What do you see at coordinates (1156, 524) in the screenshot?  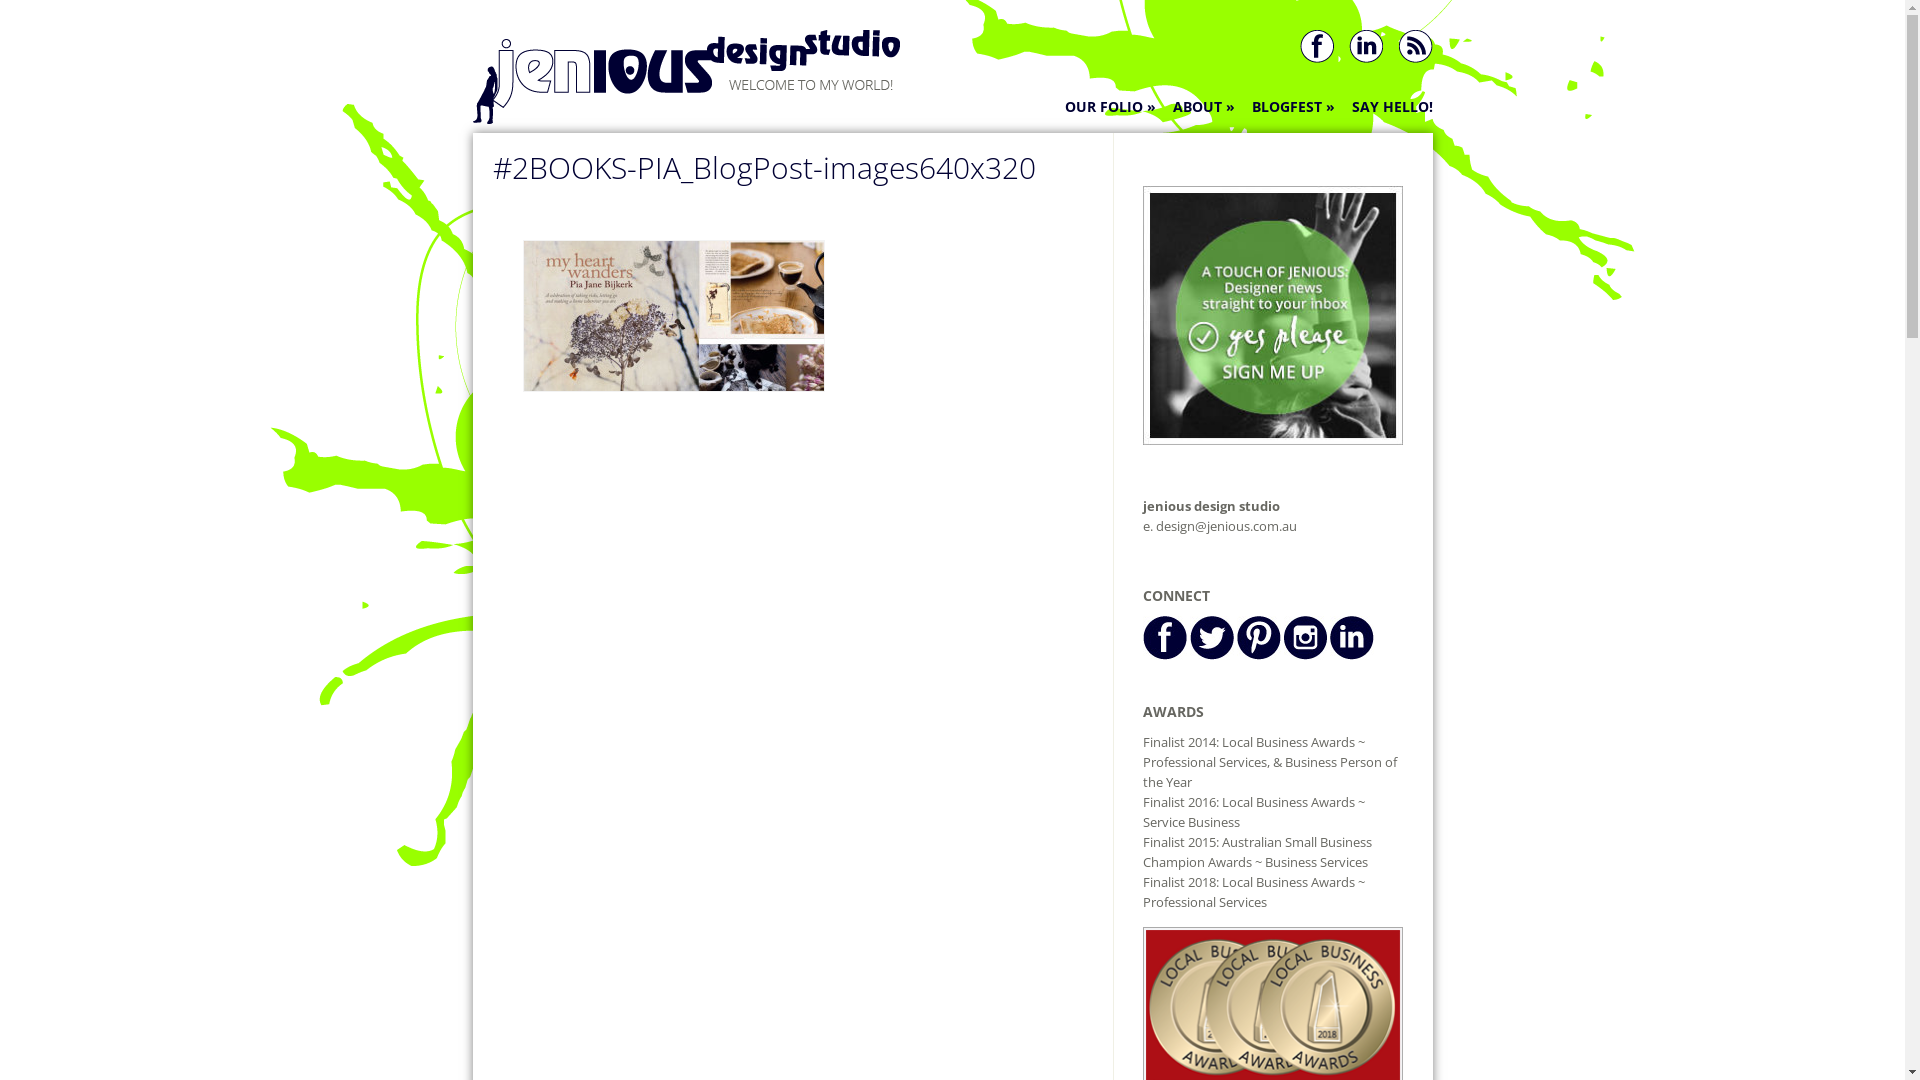 I see `'design@jenious.com.au'` at bounding box center [1156, 524].